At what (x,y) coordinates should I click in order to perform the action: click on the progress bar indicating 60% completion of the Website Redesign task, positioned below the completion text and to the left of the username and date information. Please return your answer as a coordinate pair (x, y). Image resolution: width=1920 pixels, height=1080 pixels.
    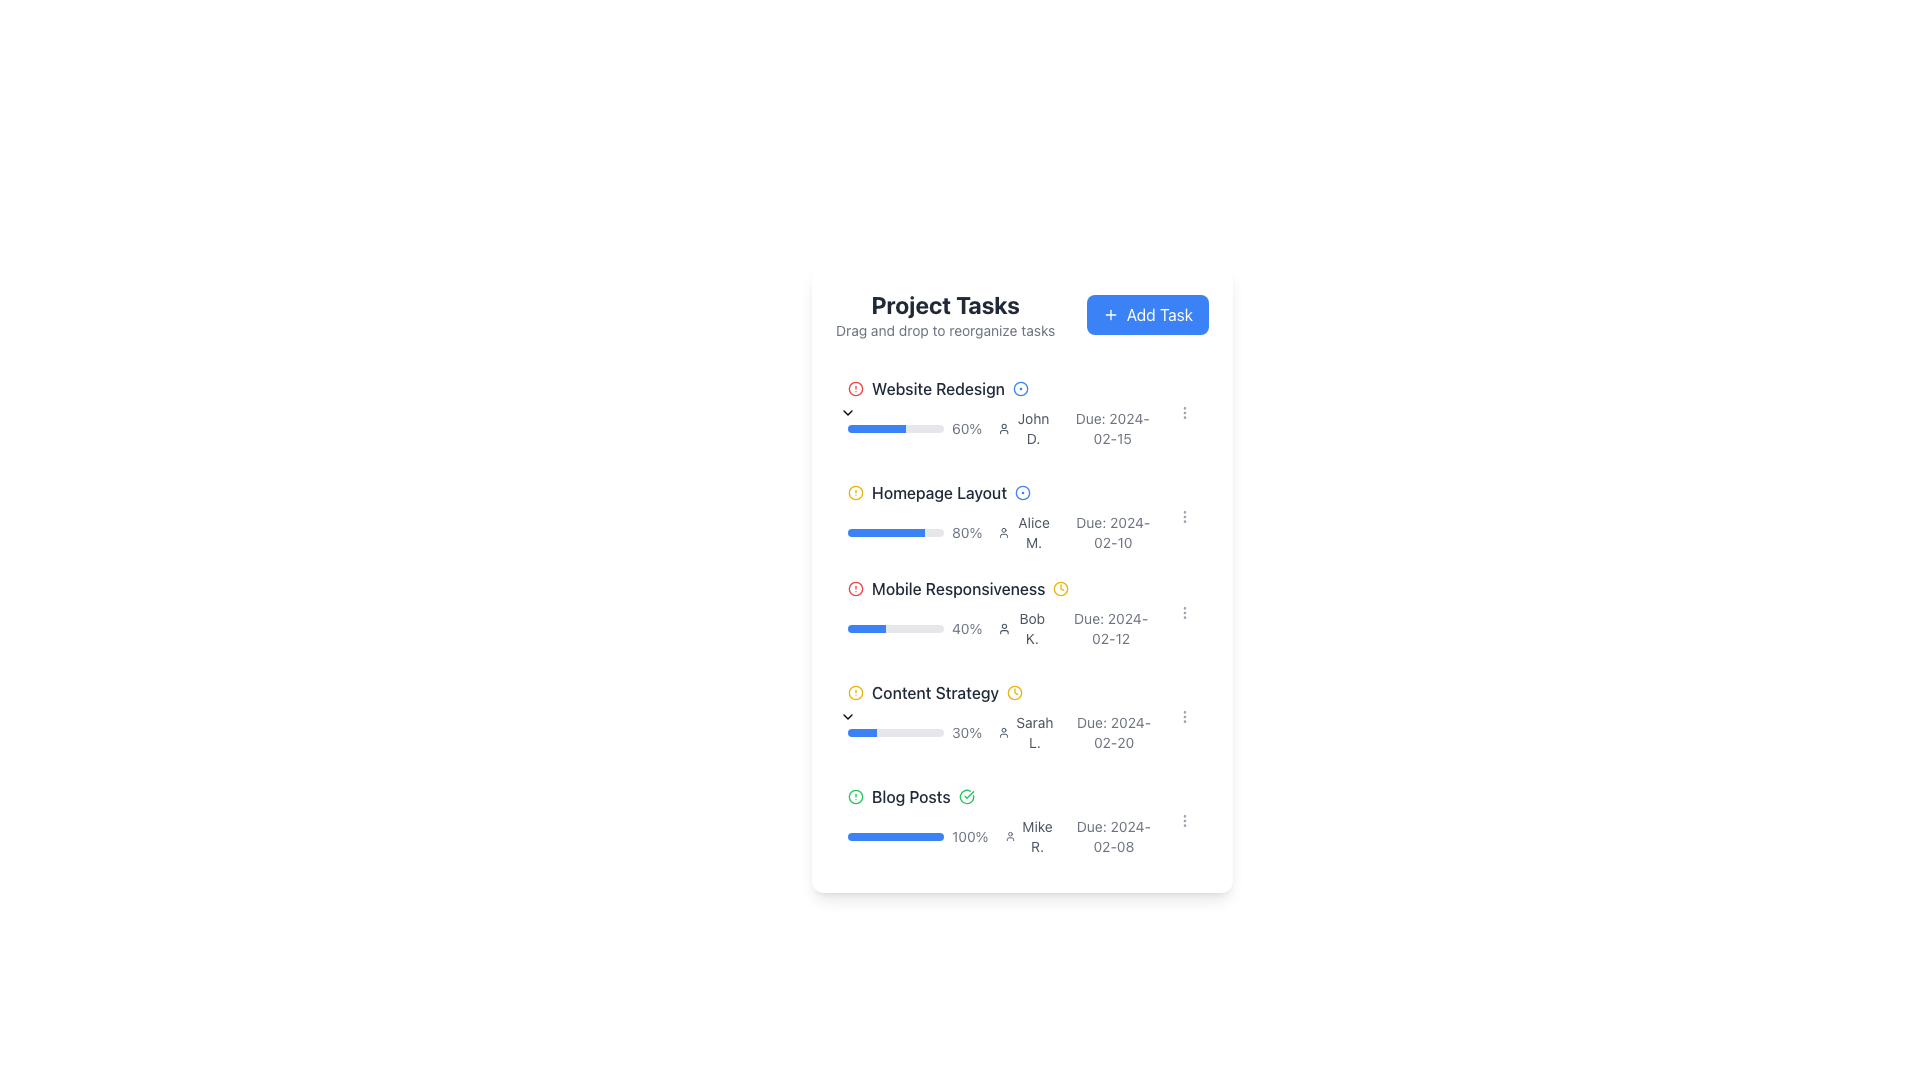
    Looking at the image, I should click on (895, 427).